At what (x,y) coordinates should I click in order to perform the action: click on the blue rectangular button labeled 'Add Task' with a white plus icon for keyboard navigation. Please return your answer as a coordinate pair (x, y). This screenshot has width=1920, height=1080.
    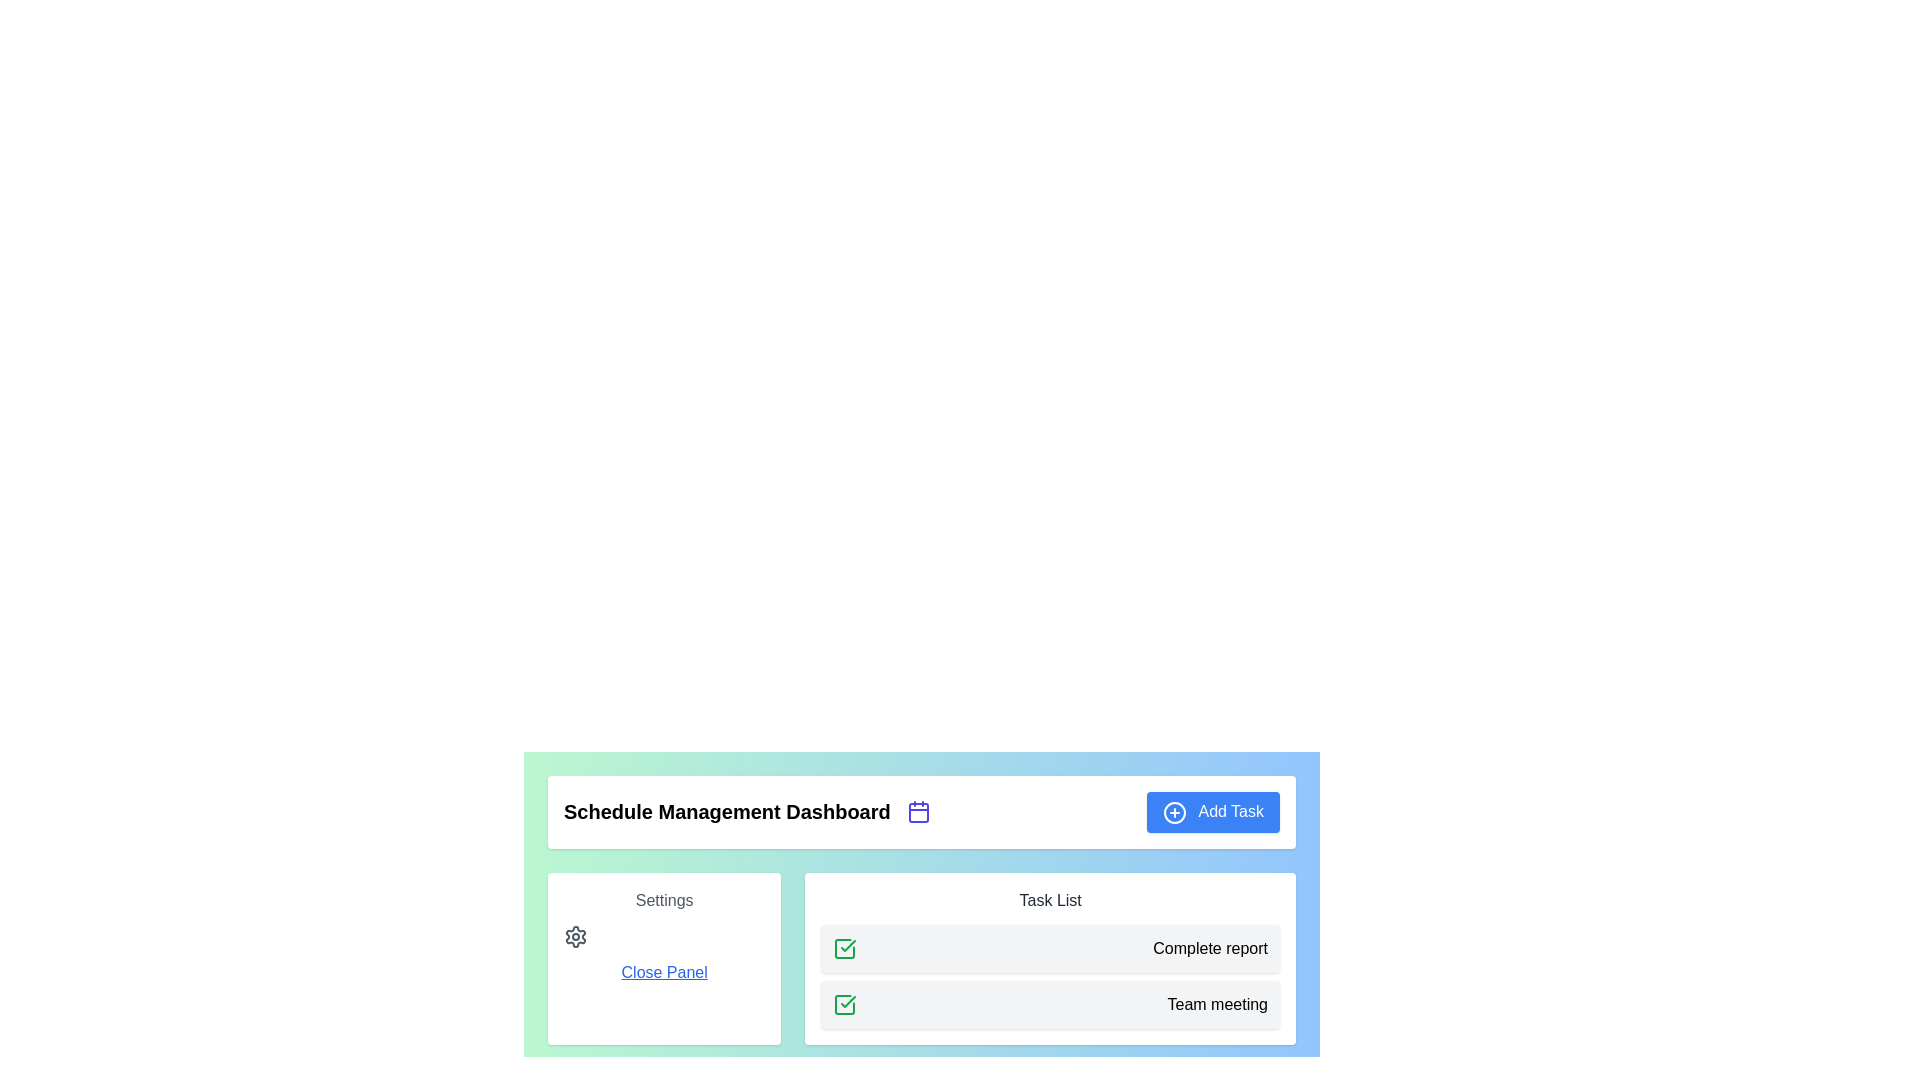
    Looking at the image, I should click on (1212, 812).